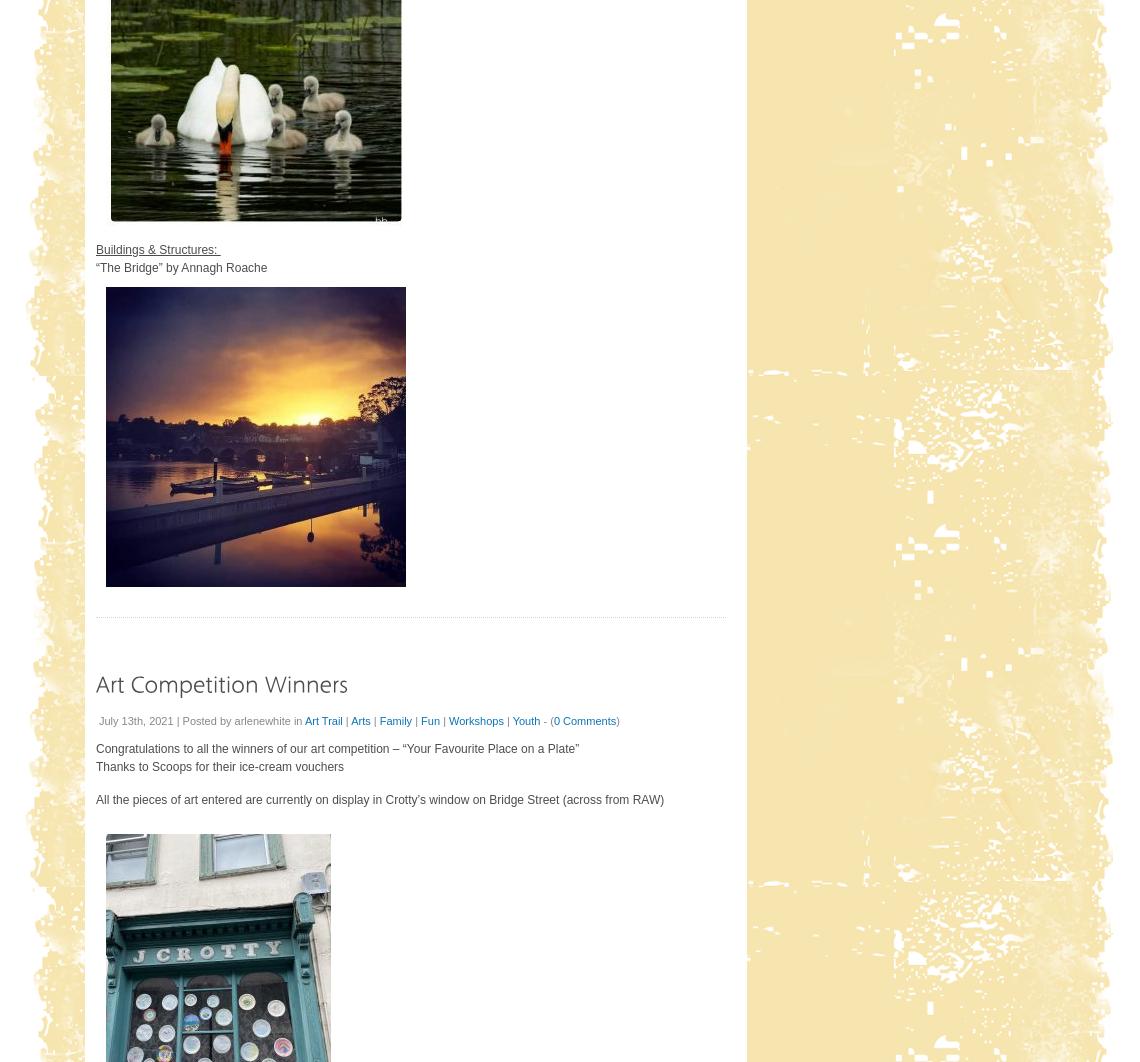 Image resolution: width=1140 pixels, height=1062 pixels. What do you see at coordinates (539, 720) in the screenshot?
I see `'- ('` at bounding box center [539, 720].